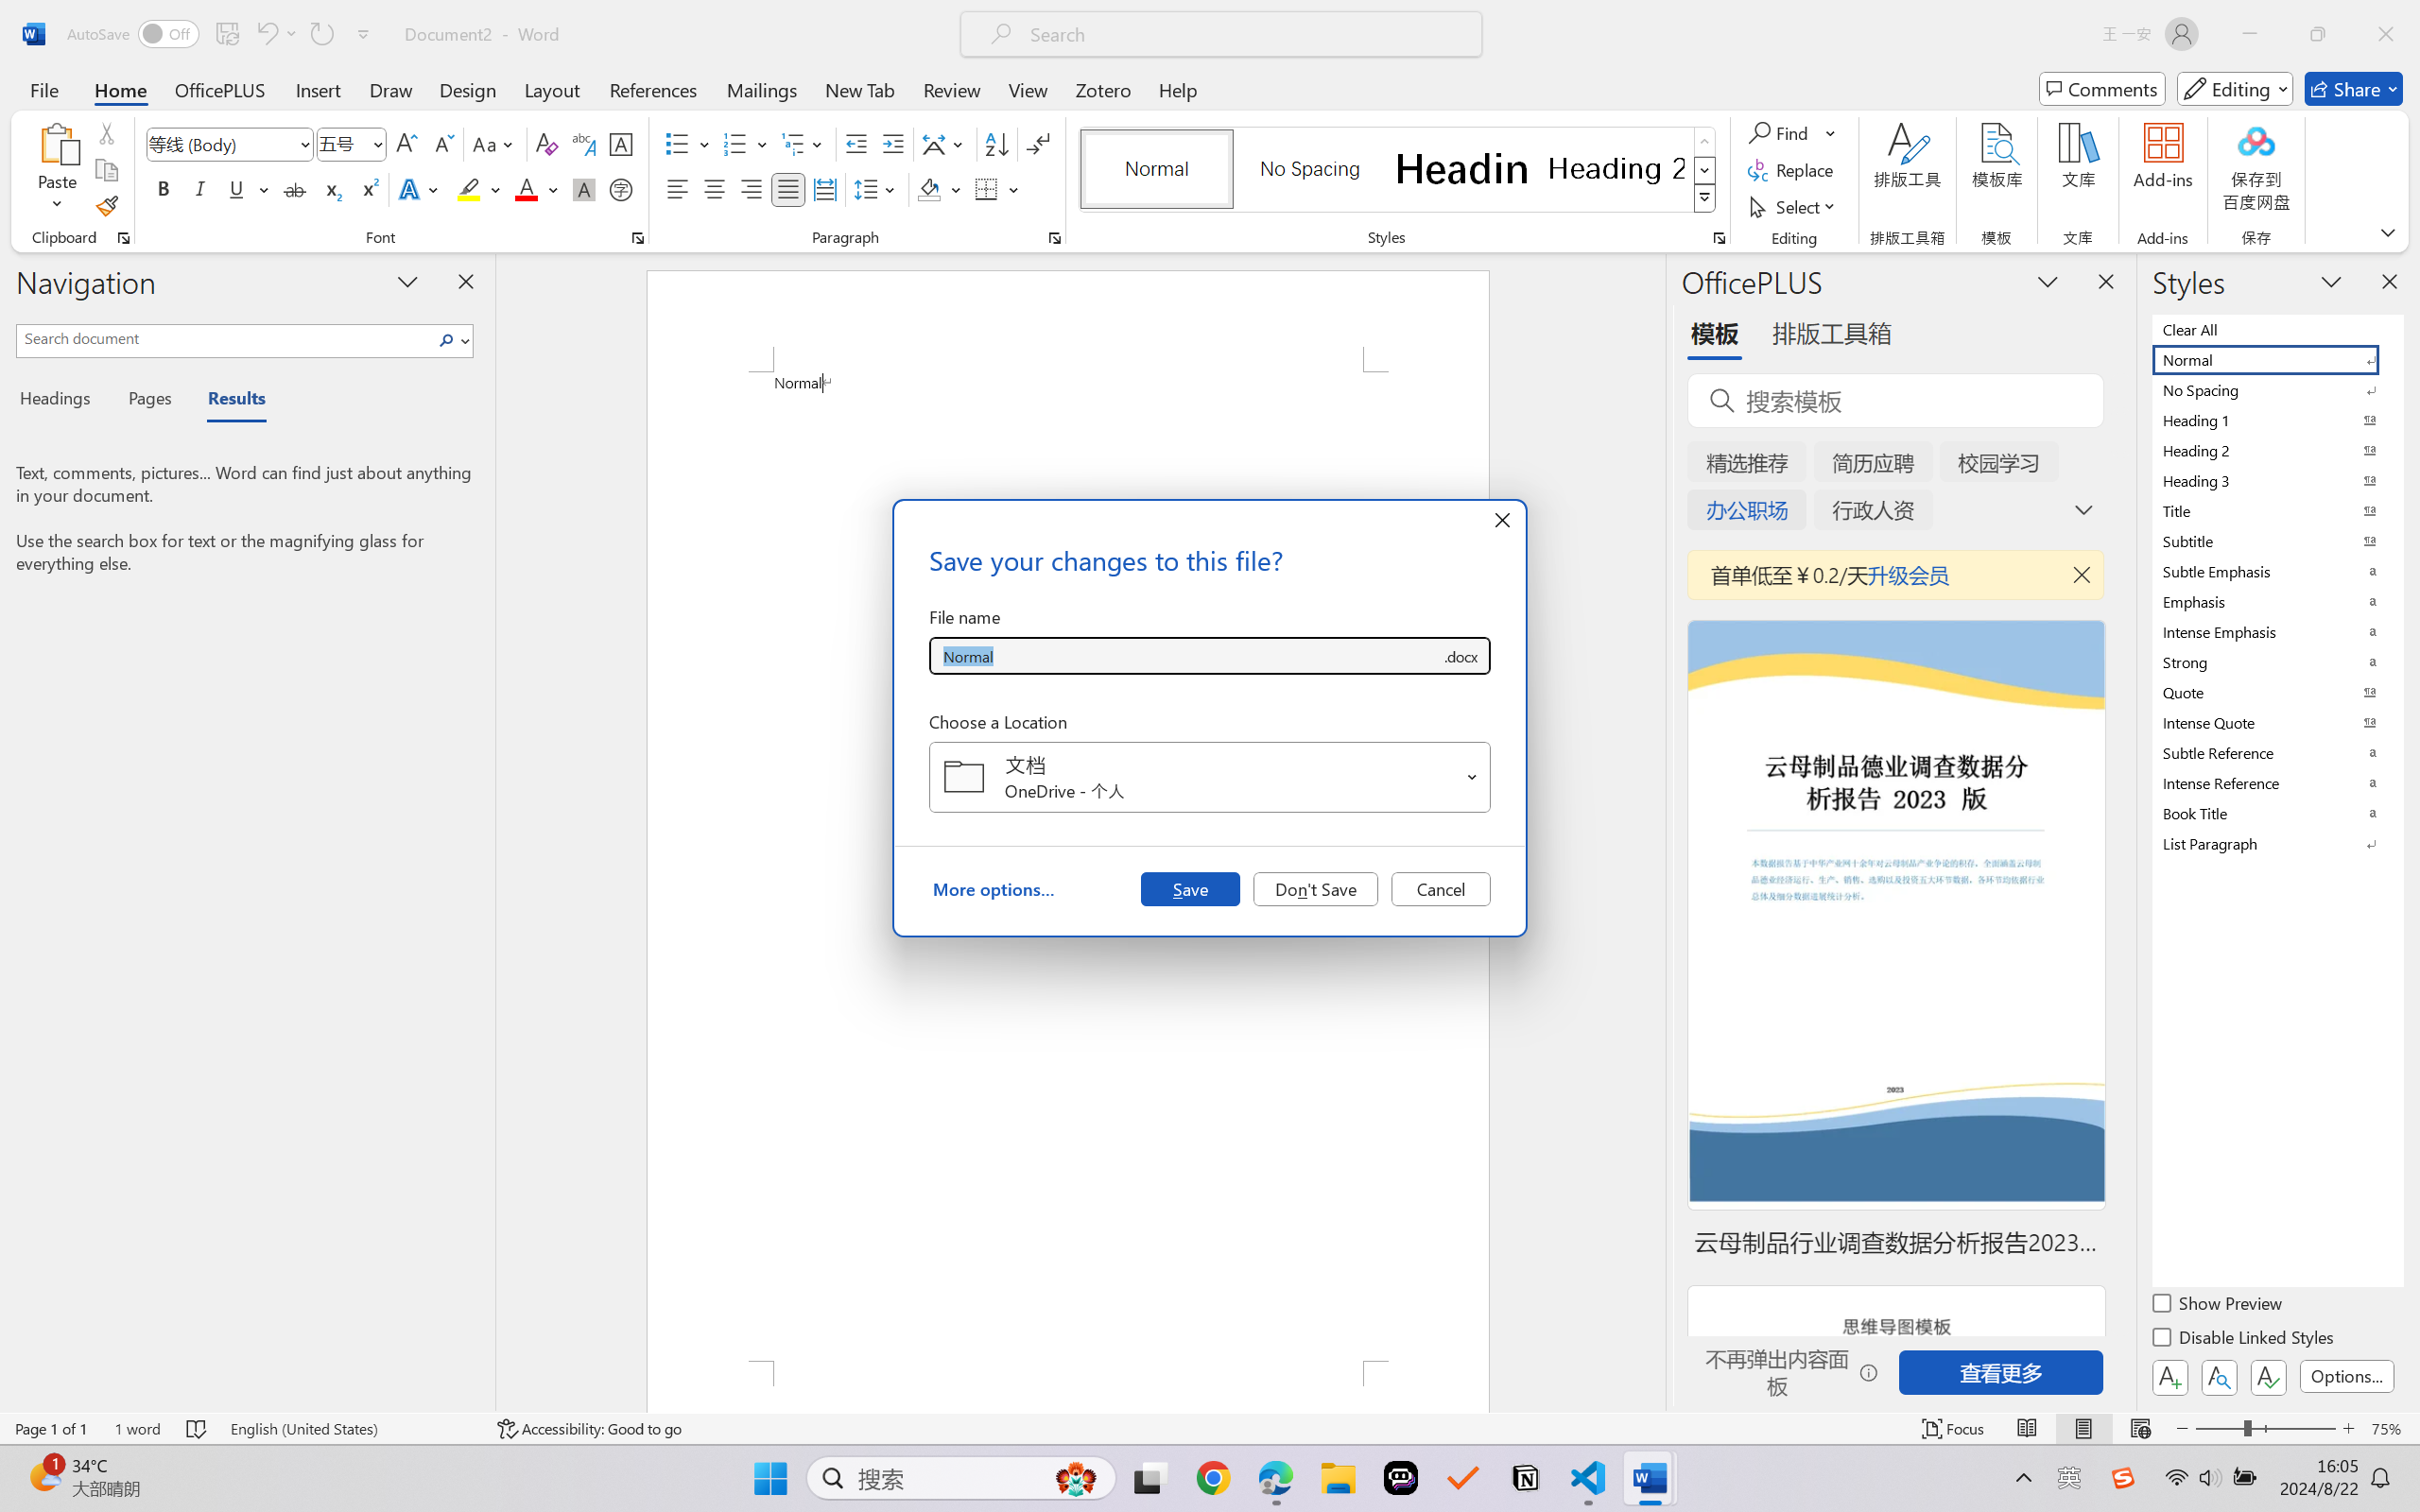 The height and width of the screenshot is (1512, 2420). Describe the element at coordinates (230, 144) in the screenshot. I see `'Font'` at that location.